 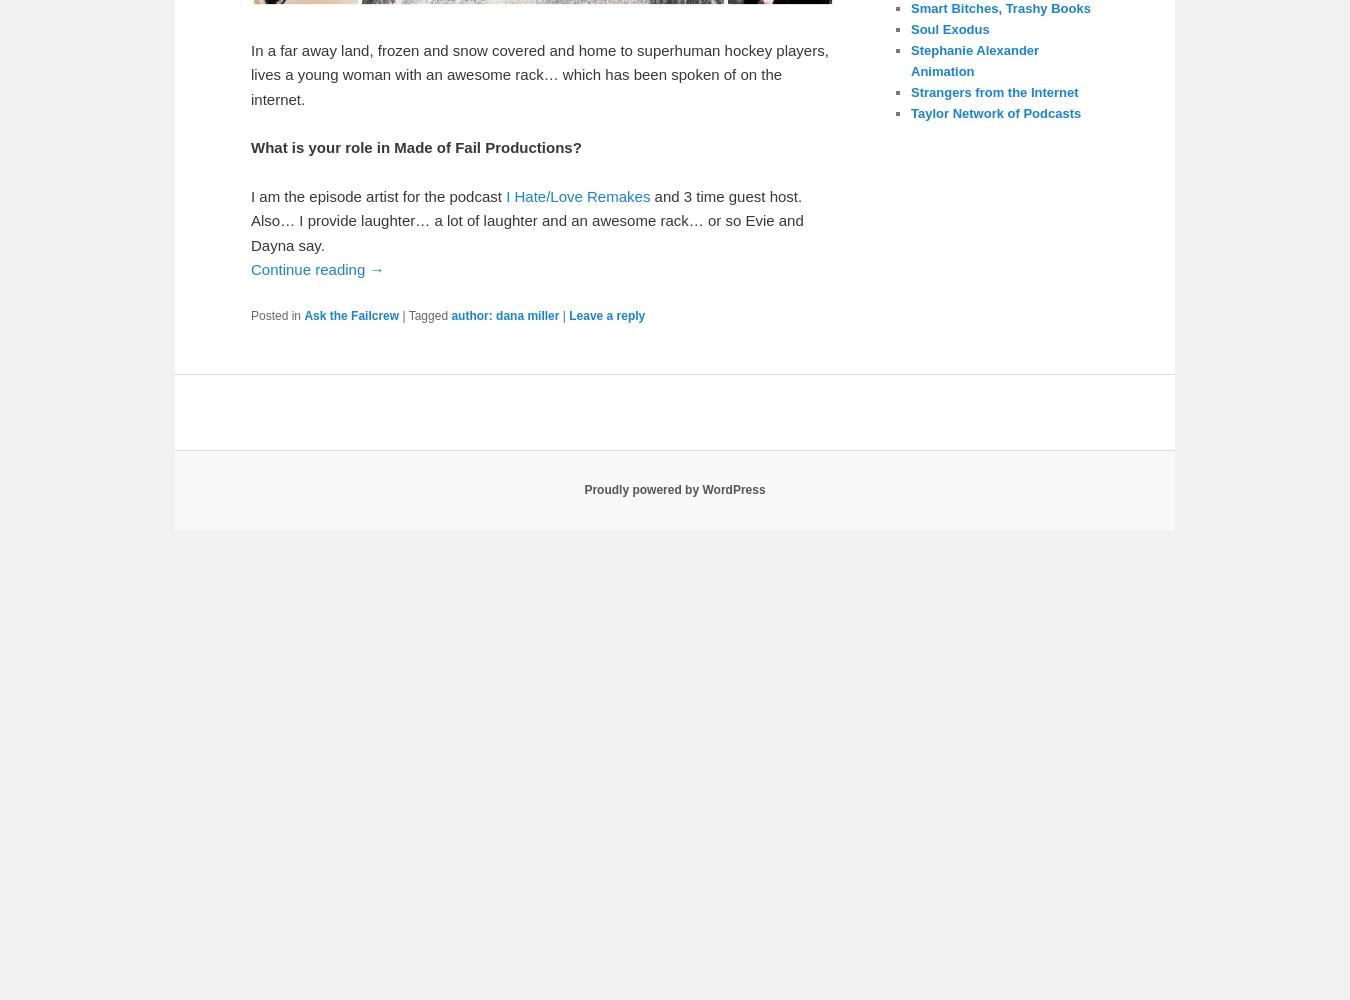 What do you see at coordinates (995, 112) in the screenshot?
I see `'Taylor Network of Podcasts'` at bounding box center [995, 112].